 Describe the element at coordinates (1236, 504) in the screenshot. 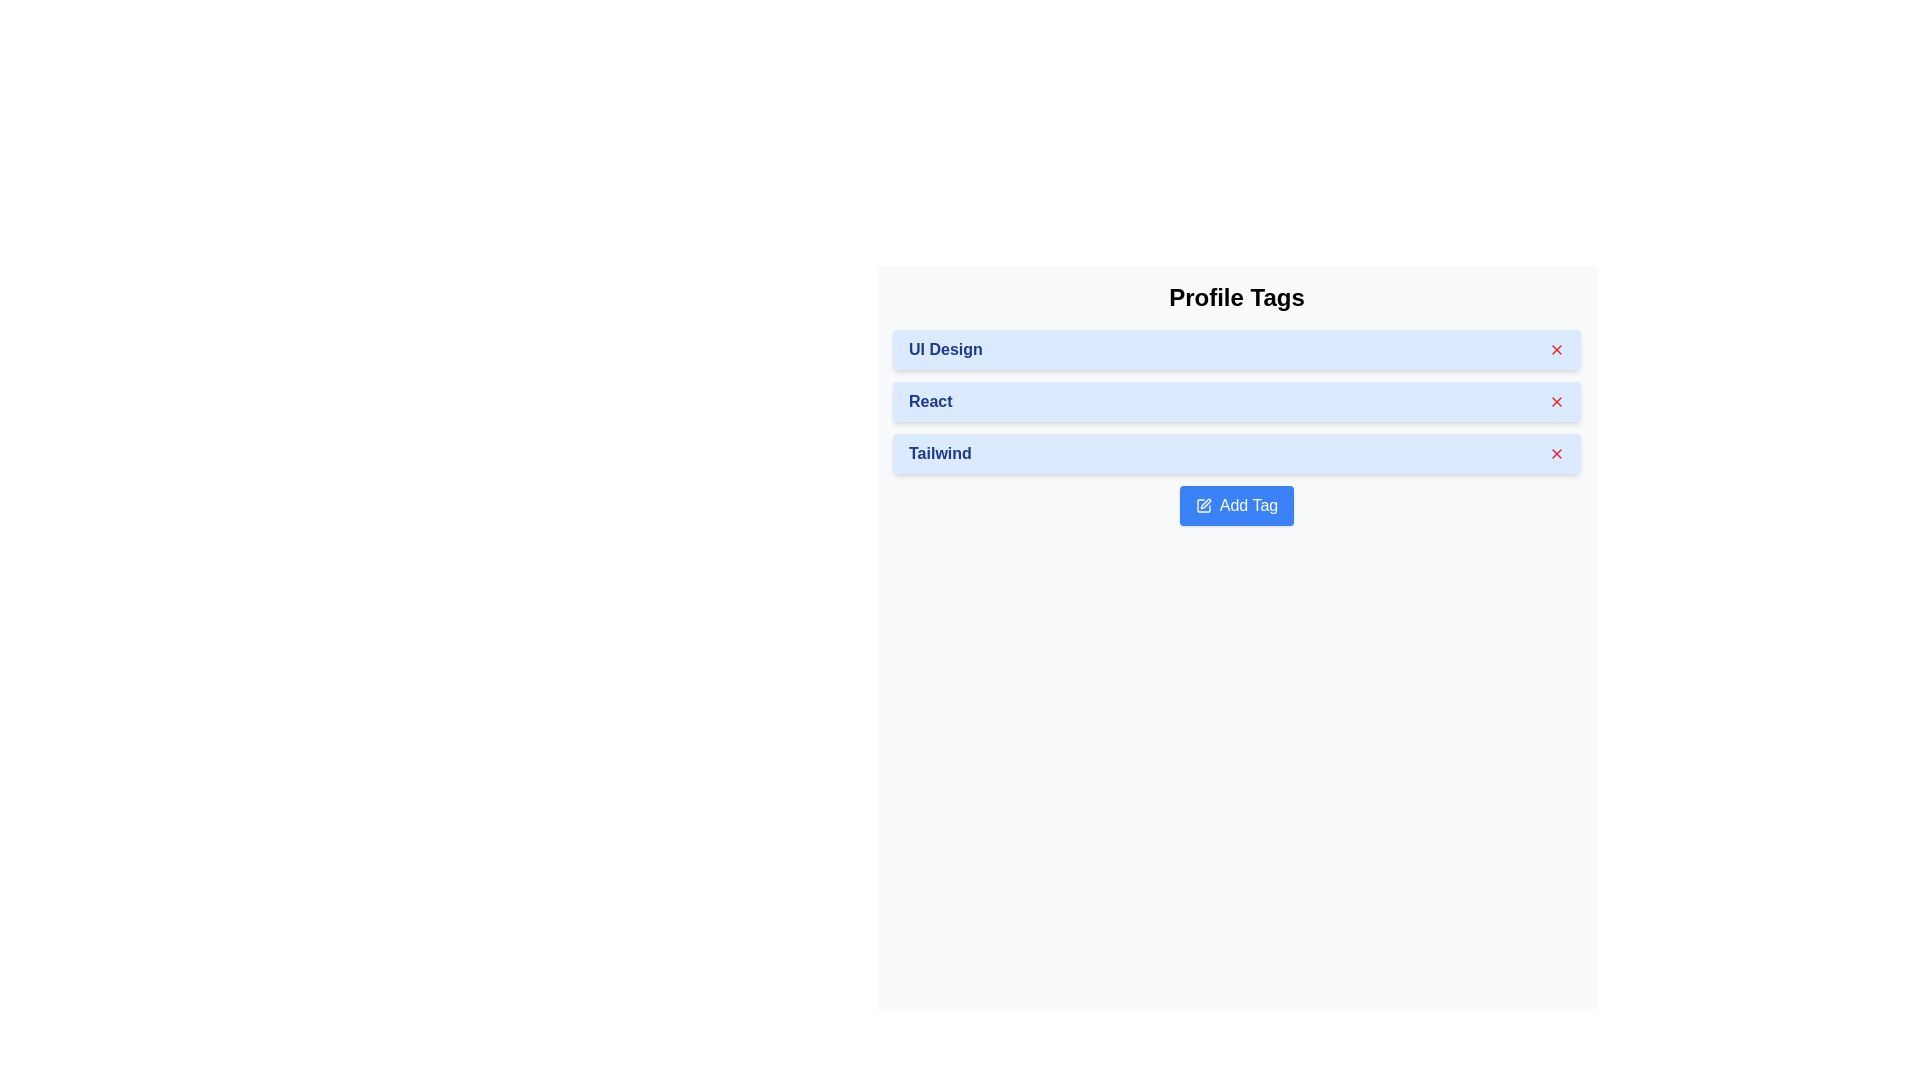

I see `the button that facilitates the addition of a new tag to the user's profile, located at the bottom of the list of tags including 'UI Design', 'React', and 'Tailwind'` at that location.